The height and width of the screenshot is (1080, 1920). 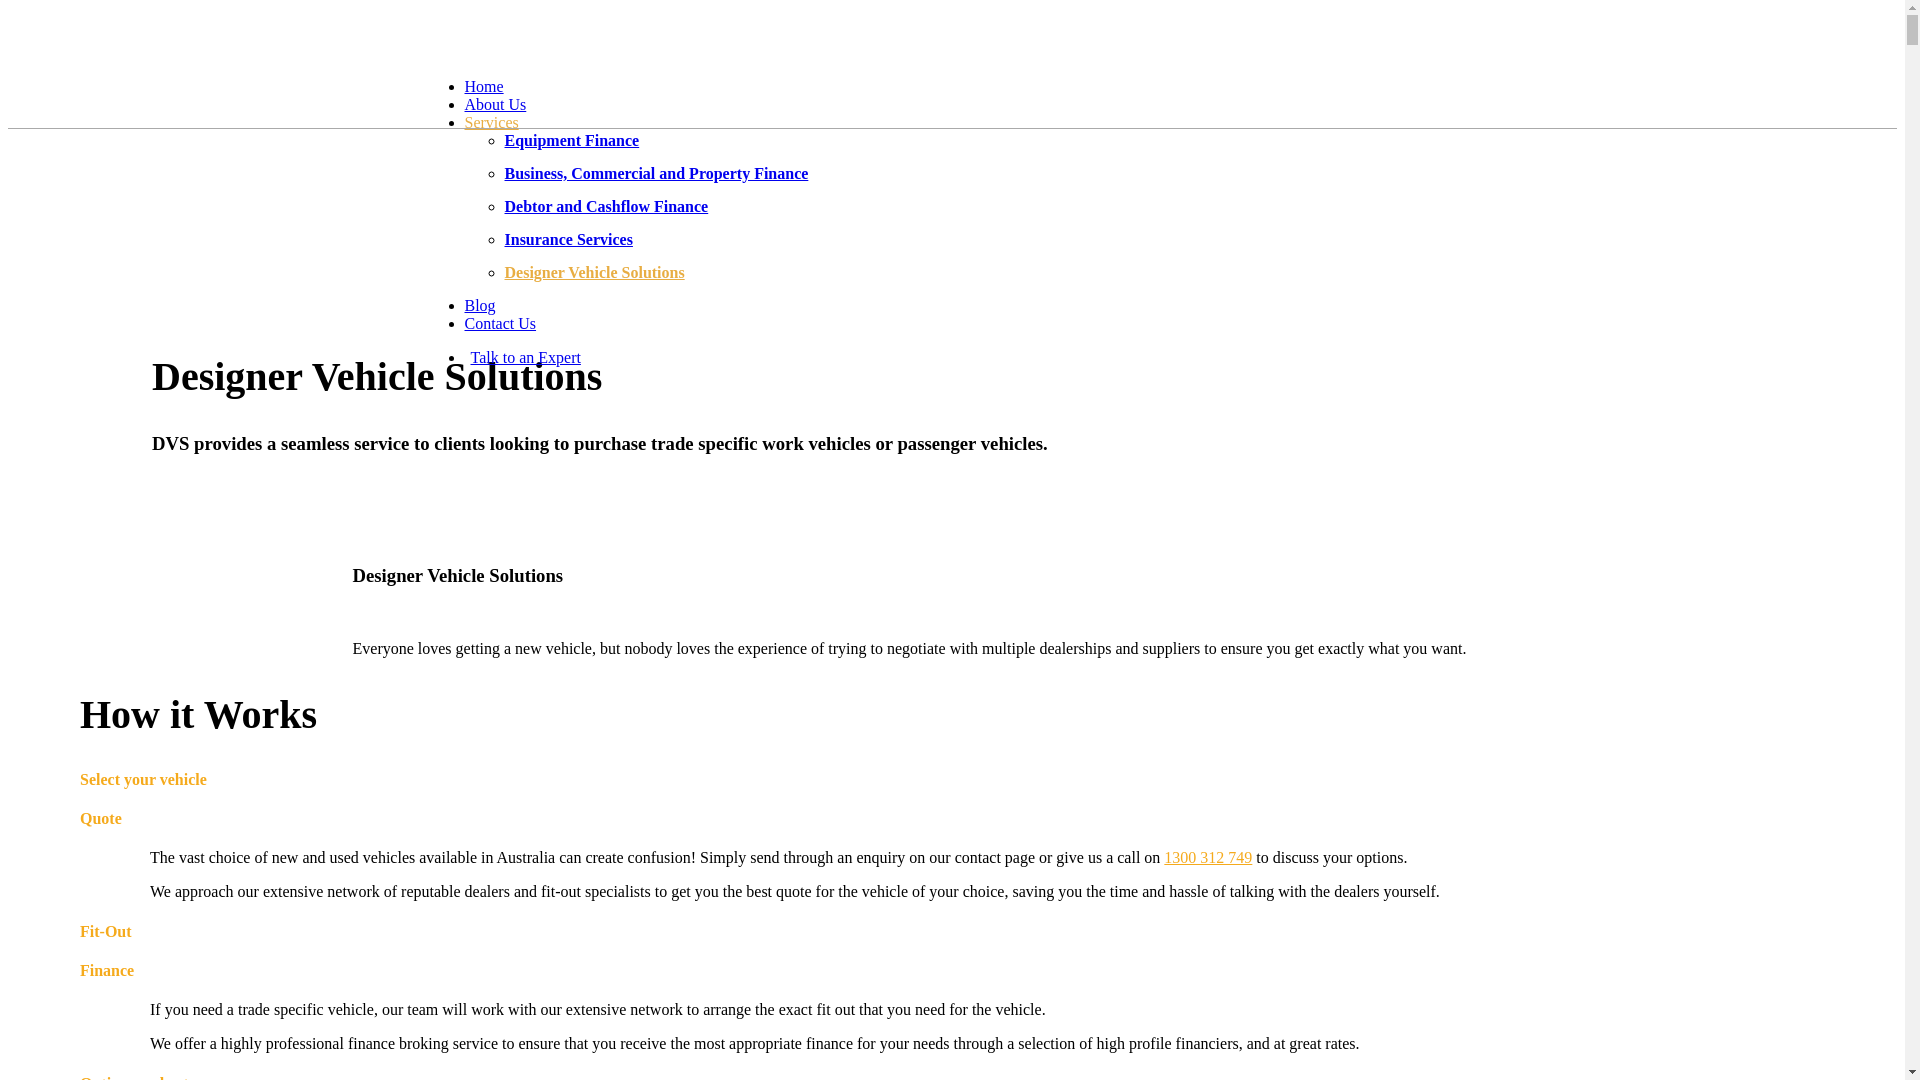 I want to click on 'Equipment Finance', so click(x=570, y=139).